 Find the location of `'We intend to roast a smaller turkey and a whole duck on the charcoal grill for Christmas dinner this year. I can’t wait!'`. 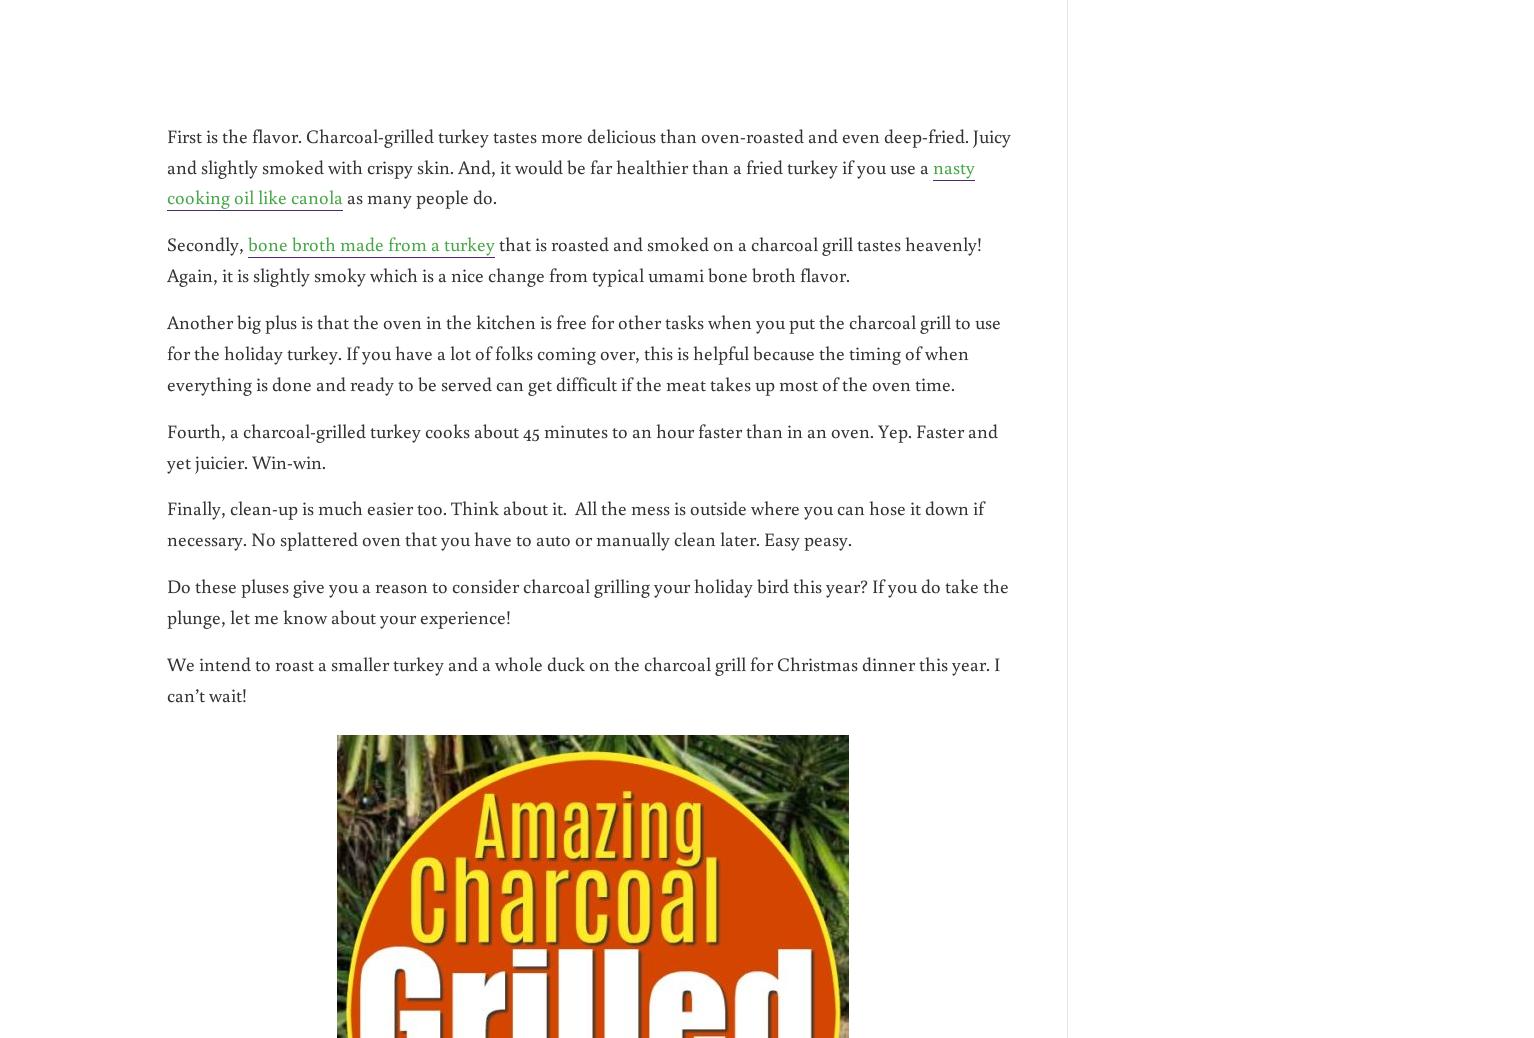

'We intend to roast a smaller turkey and a whole duck on the charcoal grill for Christmas dinner this year. I can’t wait!' is located at coordinates (583, 677).